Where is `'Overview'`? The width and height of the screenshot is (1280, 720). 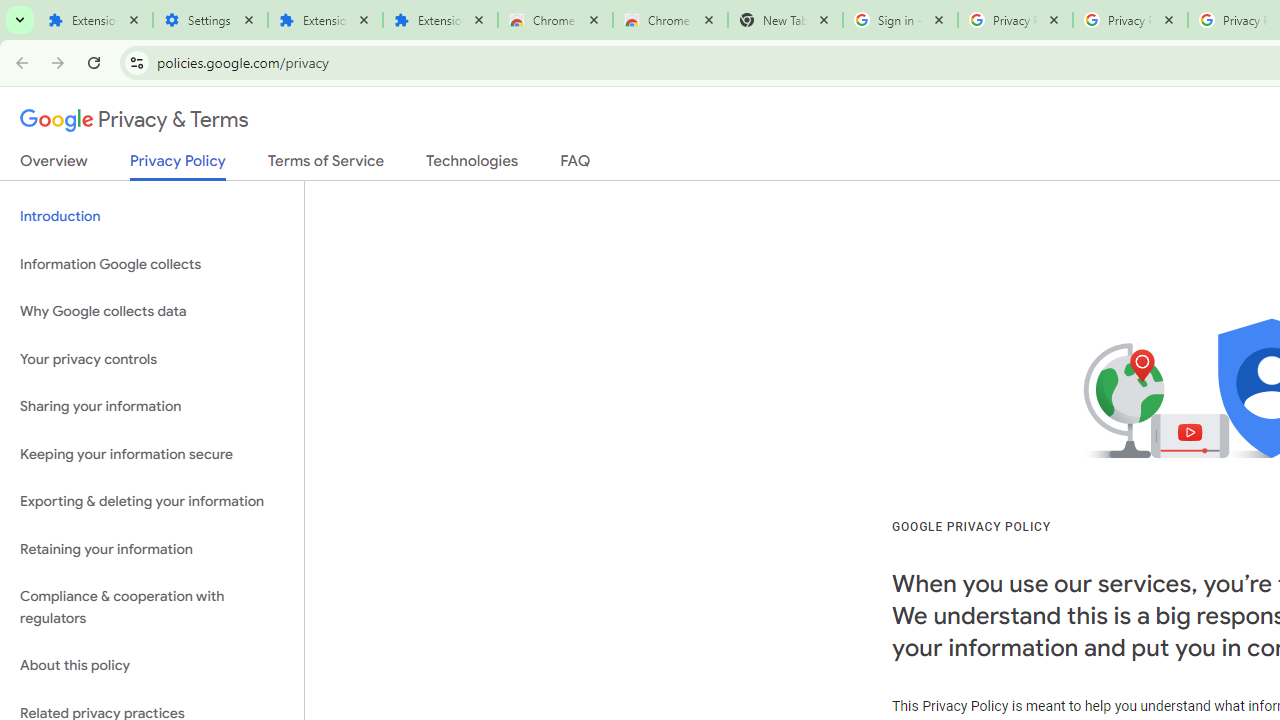 'Overview' is located at coordinates (54, 164).